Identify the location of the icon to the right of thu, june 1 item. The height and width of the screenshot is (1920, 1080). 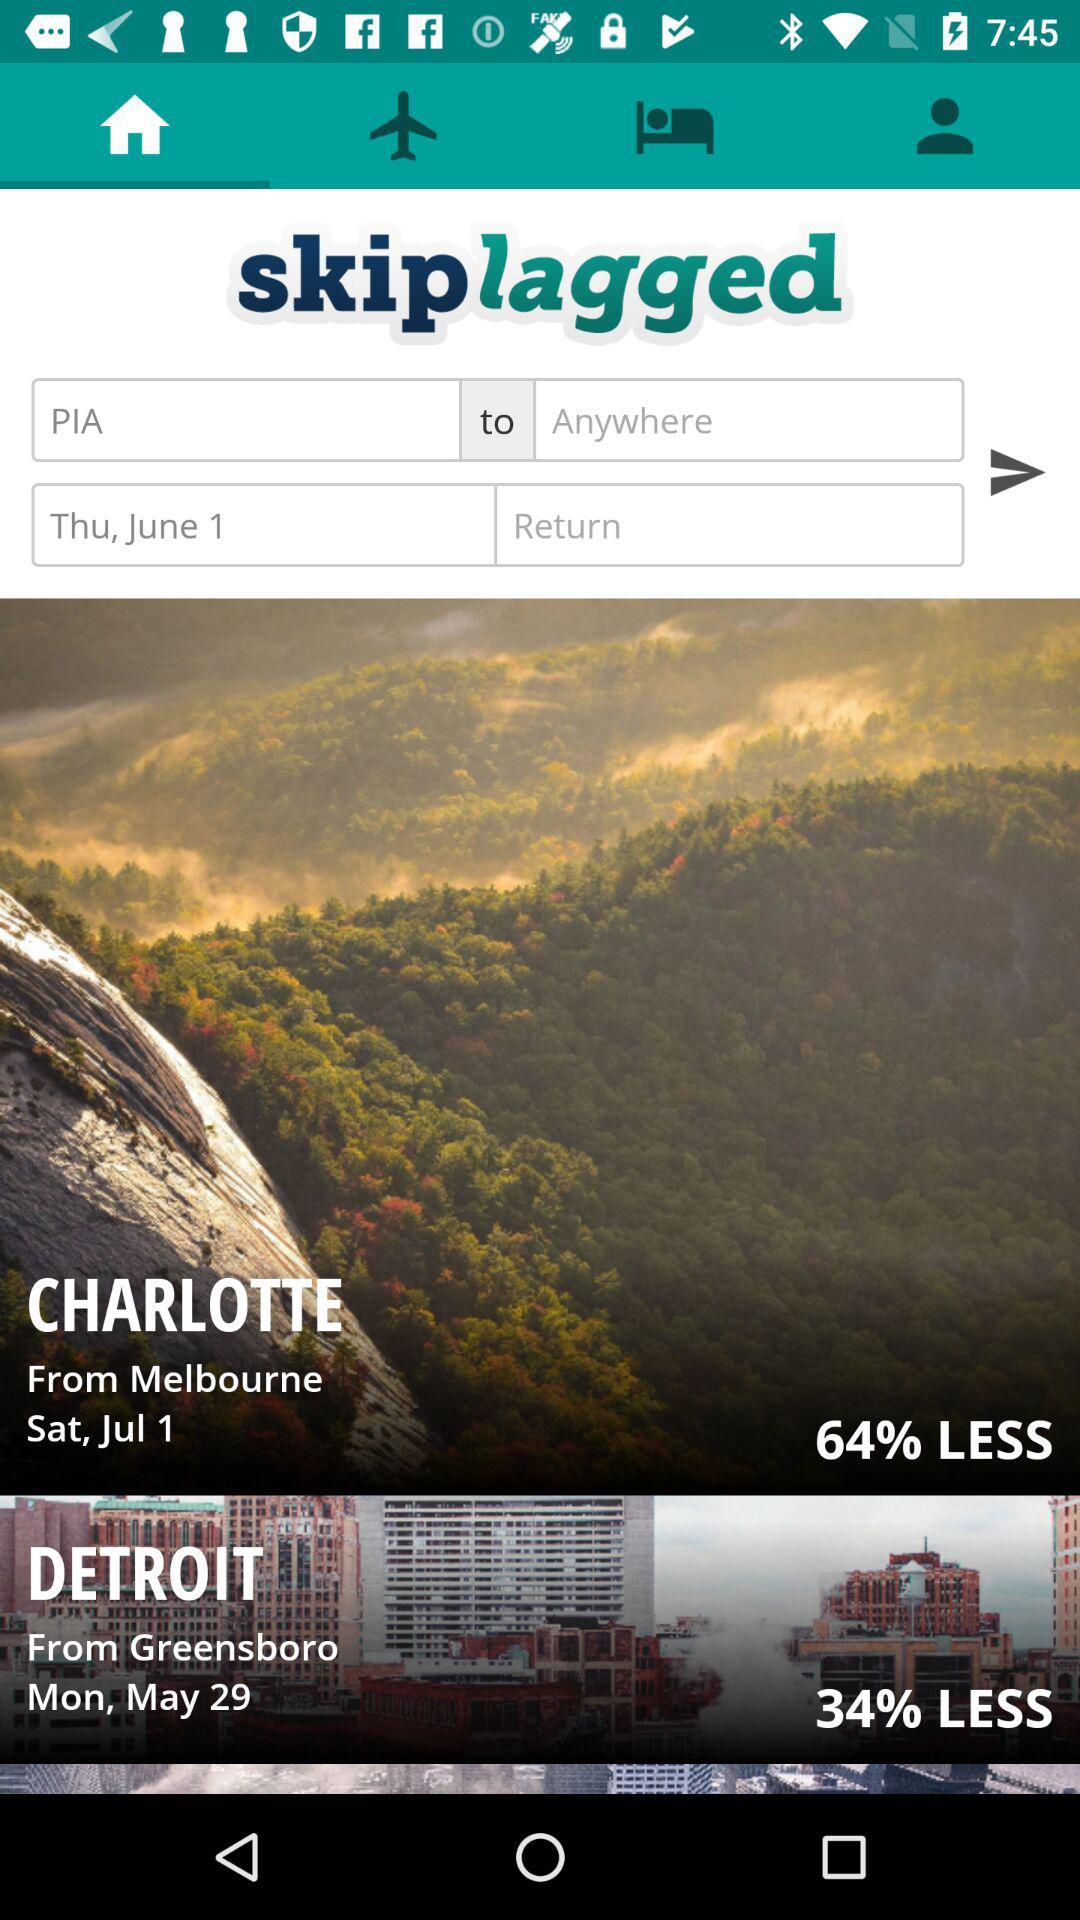
(729, 524).